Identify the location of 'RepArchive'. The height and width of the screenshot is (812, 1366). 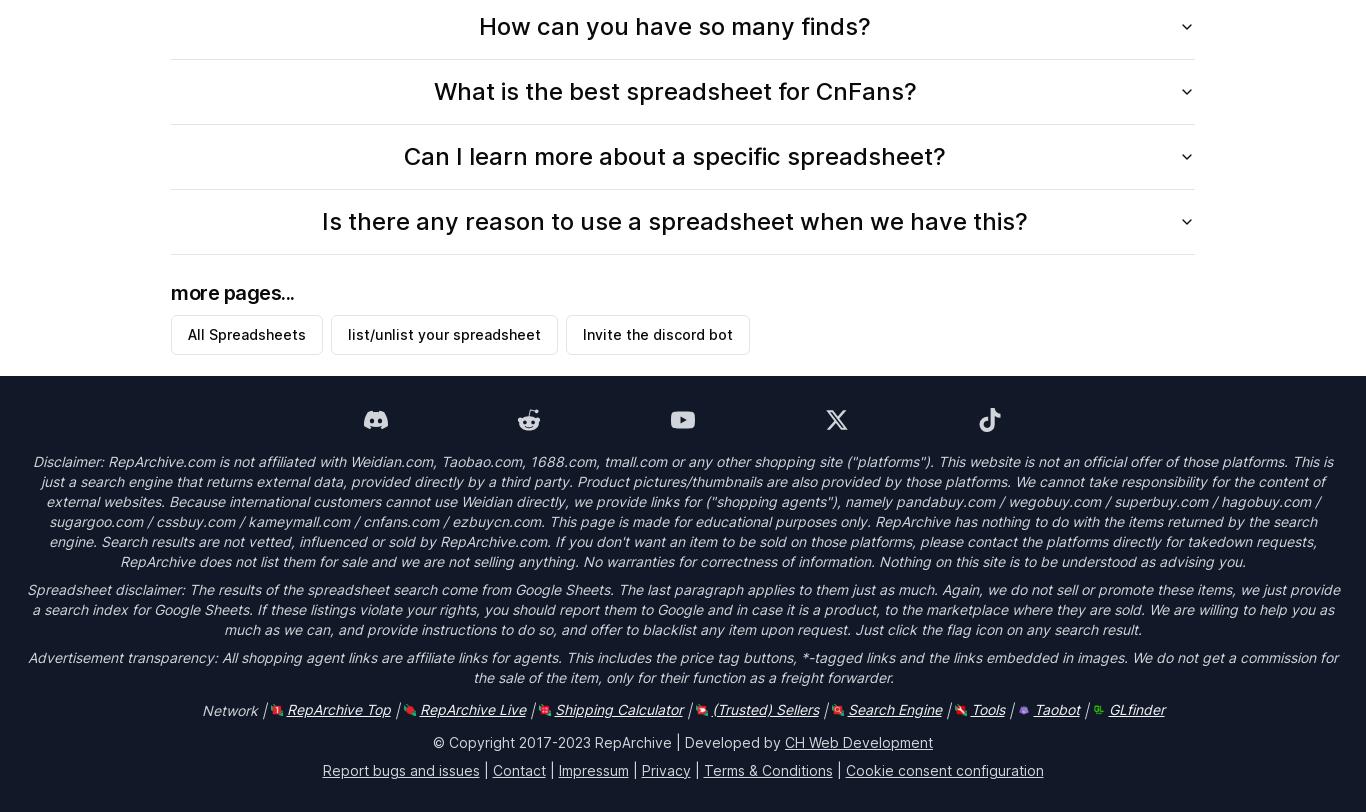
(594, 741).